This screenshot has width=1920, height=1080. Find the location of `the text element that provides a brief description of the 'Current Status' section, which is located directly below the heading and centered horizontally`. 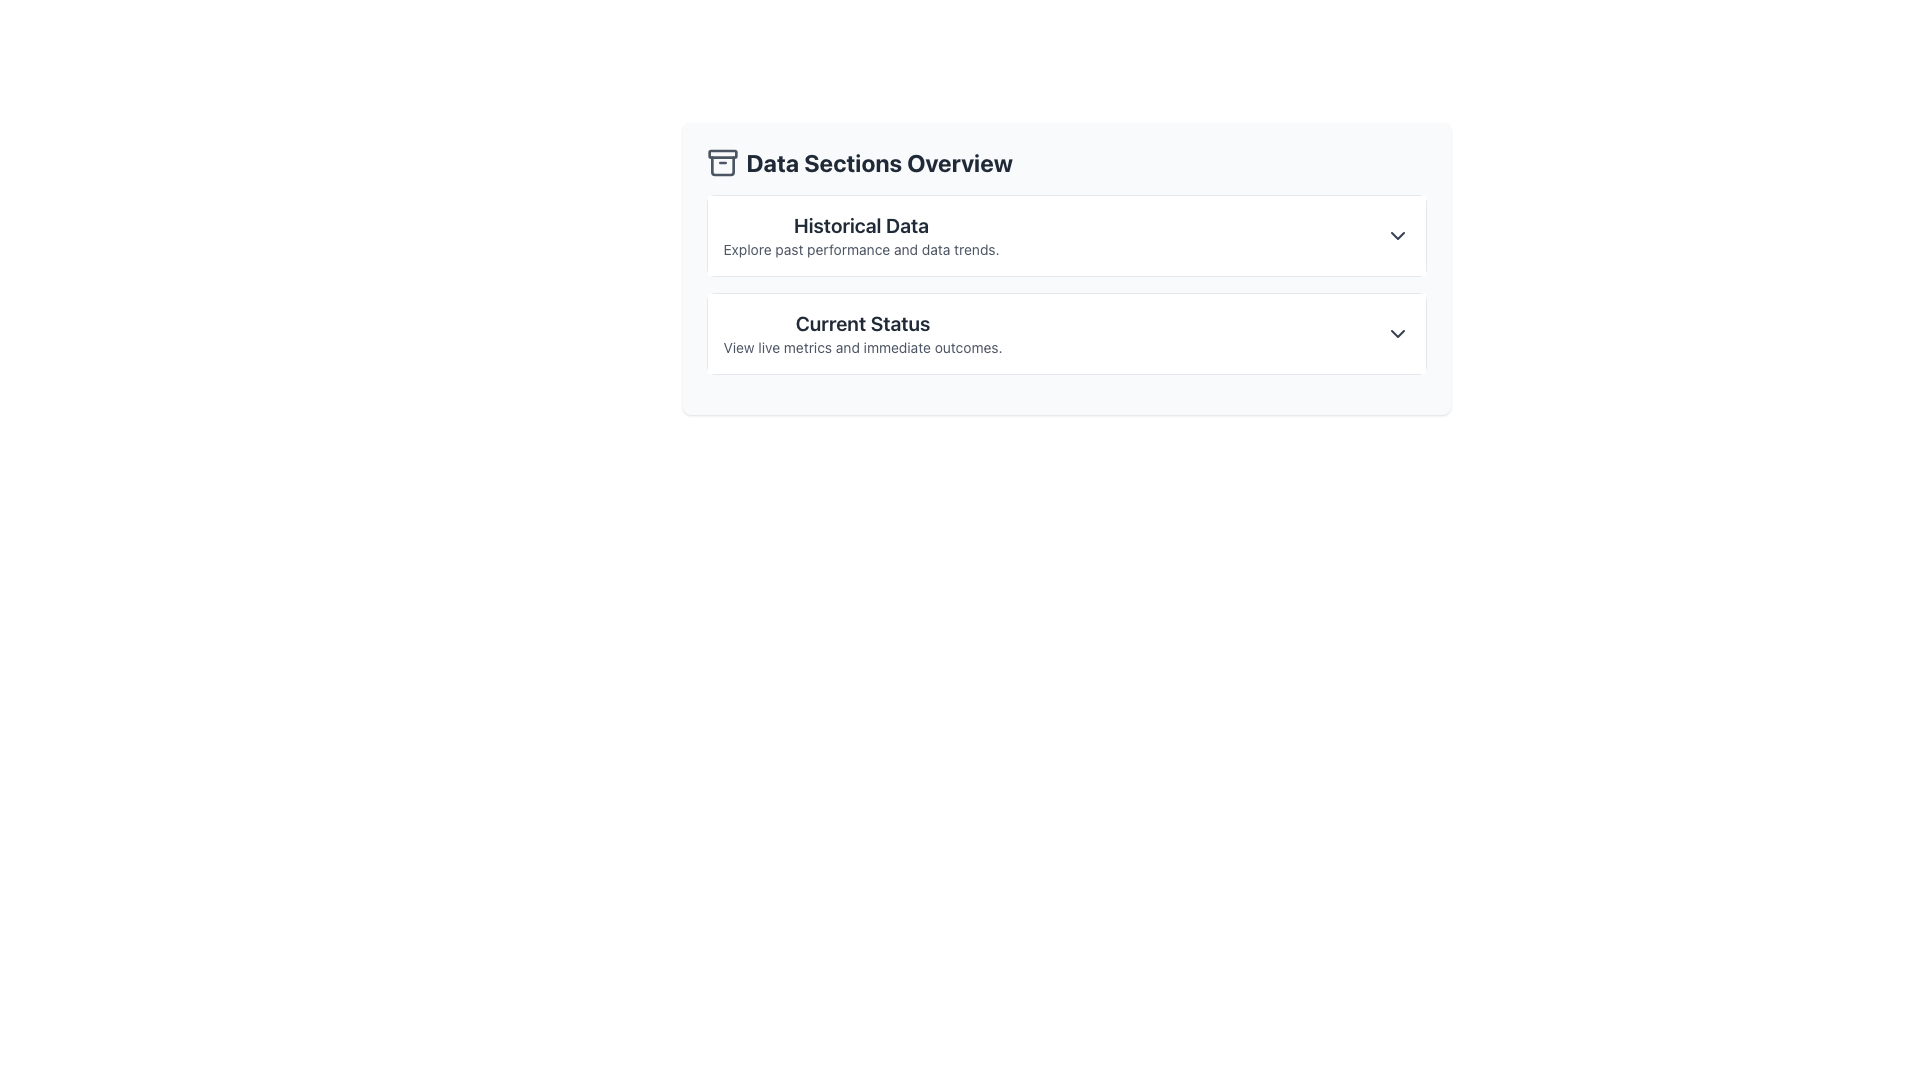

the text element that provides a brief description of the 'Current Status' section, which is located directly below the heading and centered horizontally is located at coordinates (863, 346).